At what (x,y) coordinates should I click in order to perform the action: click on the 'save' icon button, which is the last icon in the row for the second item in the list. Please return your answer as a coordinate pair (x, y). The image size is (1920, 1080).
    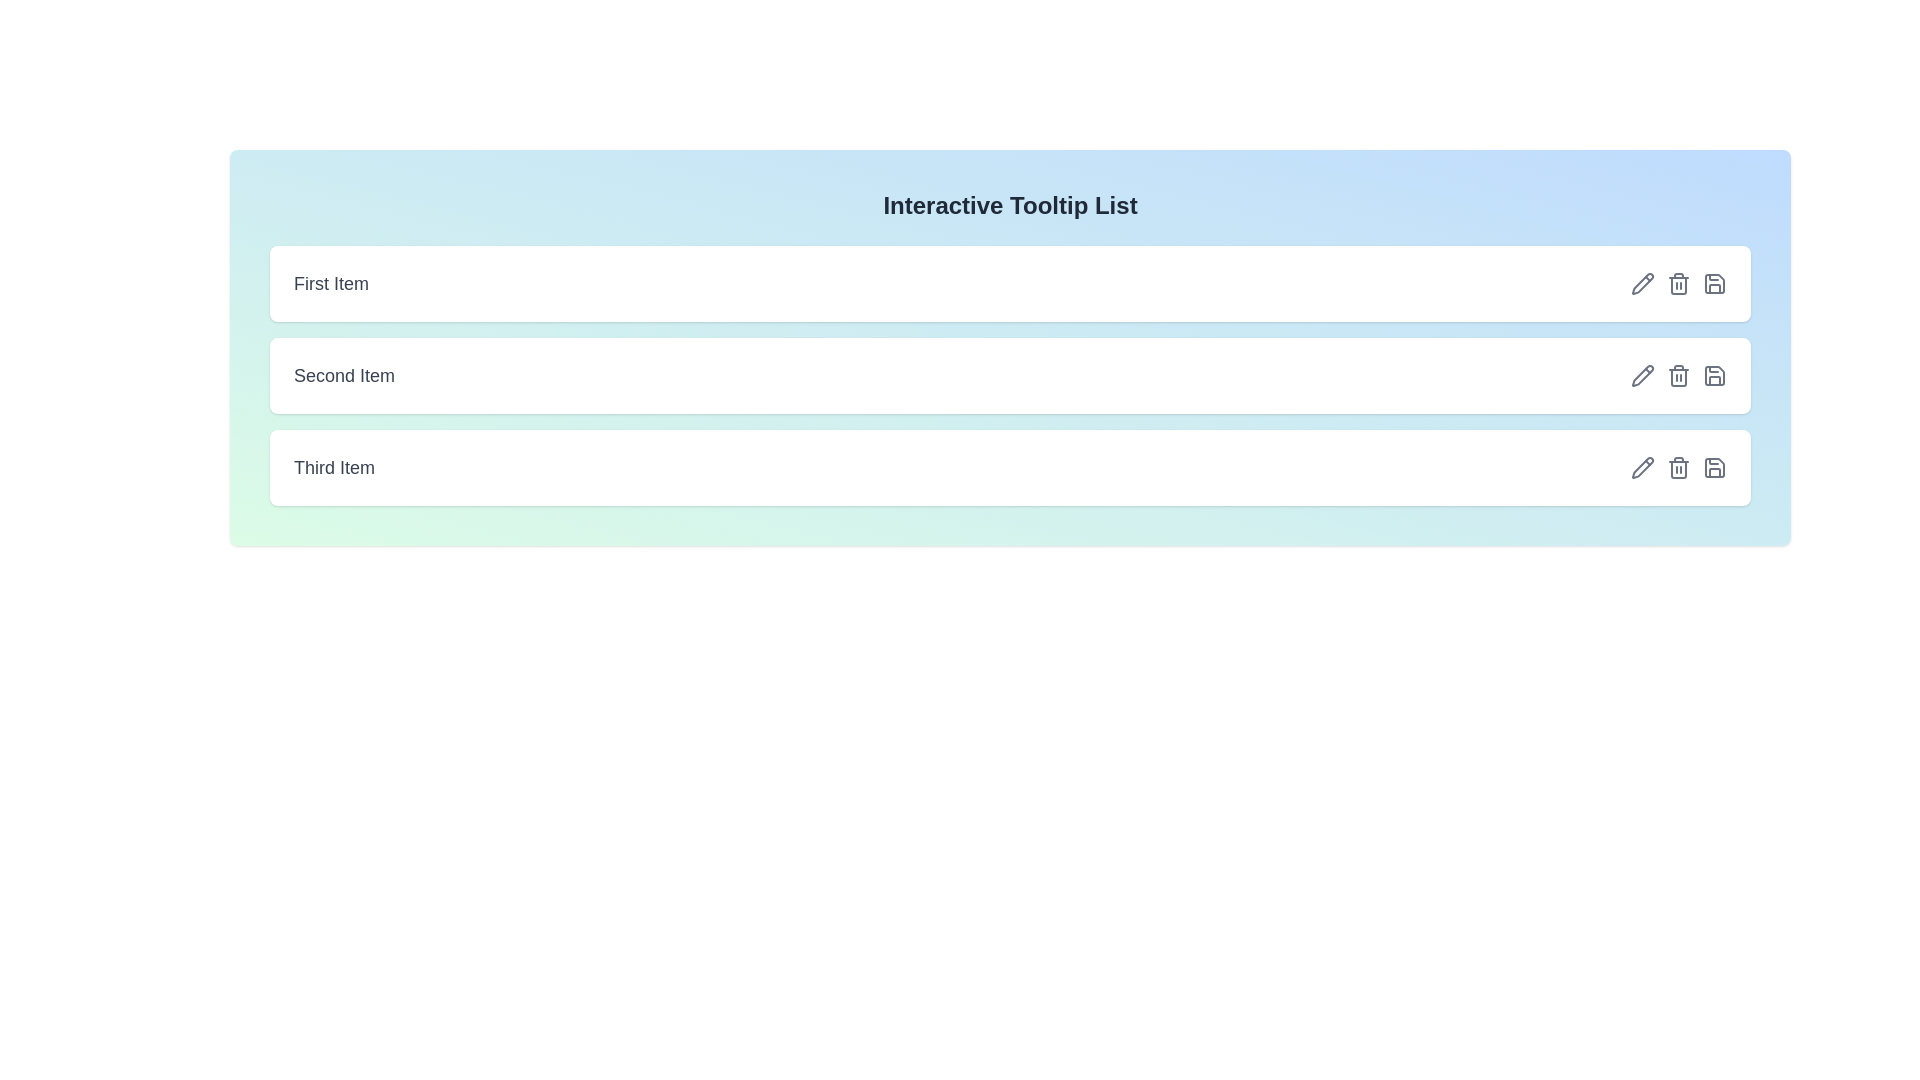
    Looking at the image, I should click on (1713, 375).